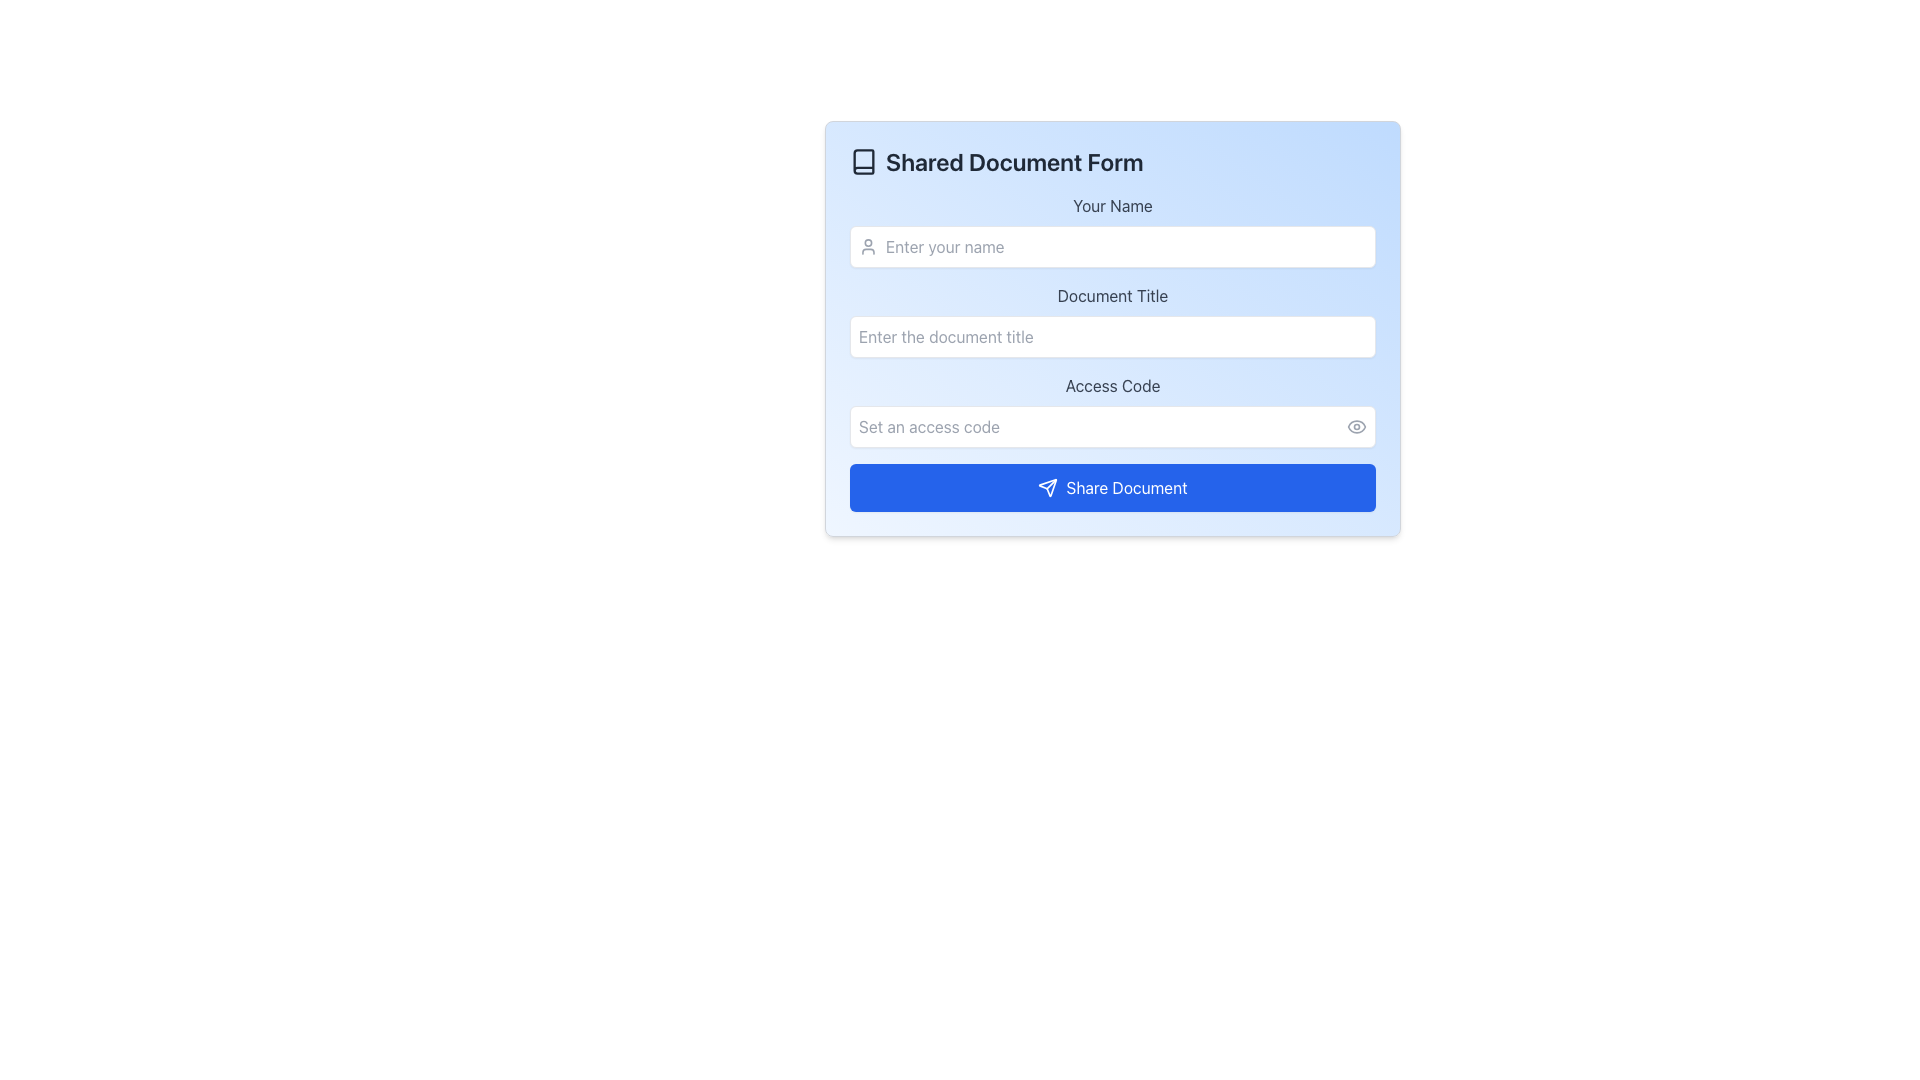 The height and width of the screenshot is (1080, 1920). Describe the element at coordinates (1047, 488) in the screenshot. I see `the 'Share Document' button, which features a send icon shaped like a paper airplane with a blue background` at that location.